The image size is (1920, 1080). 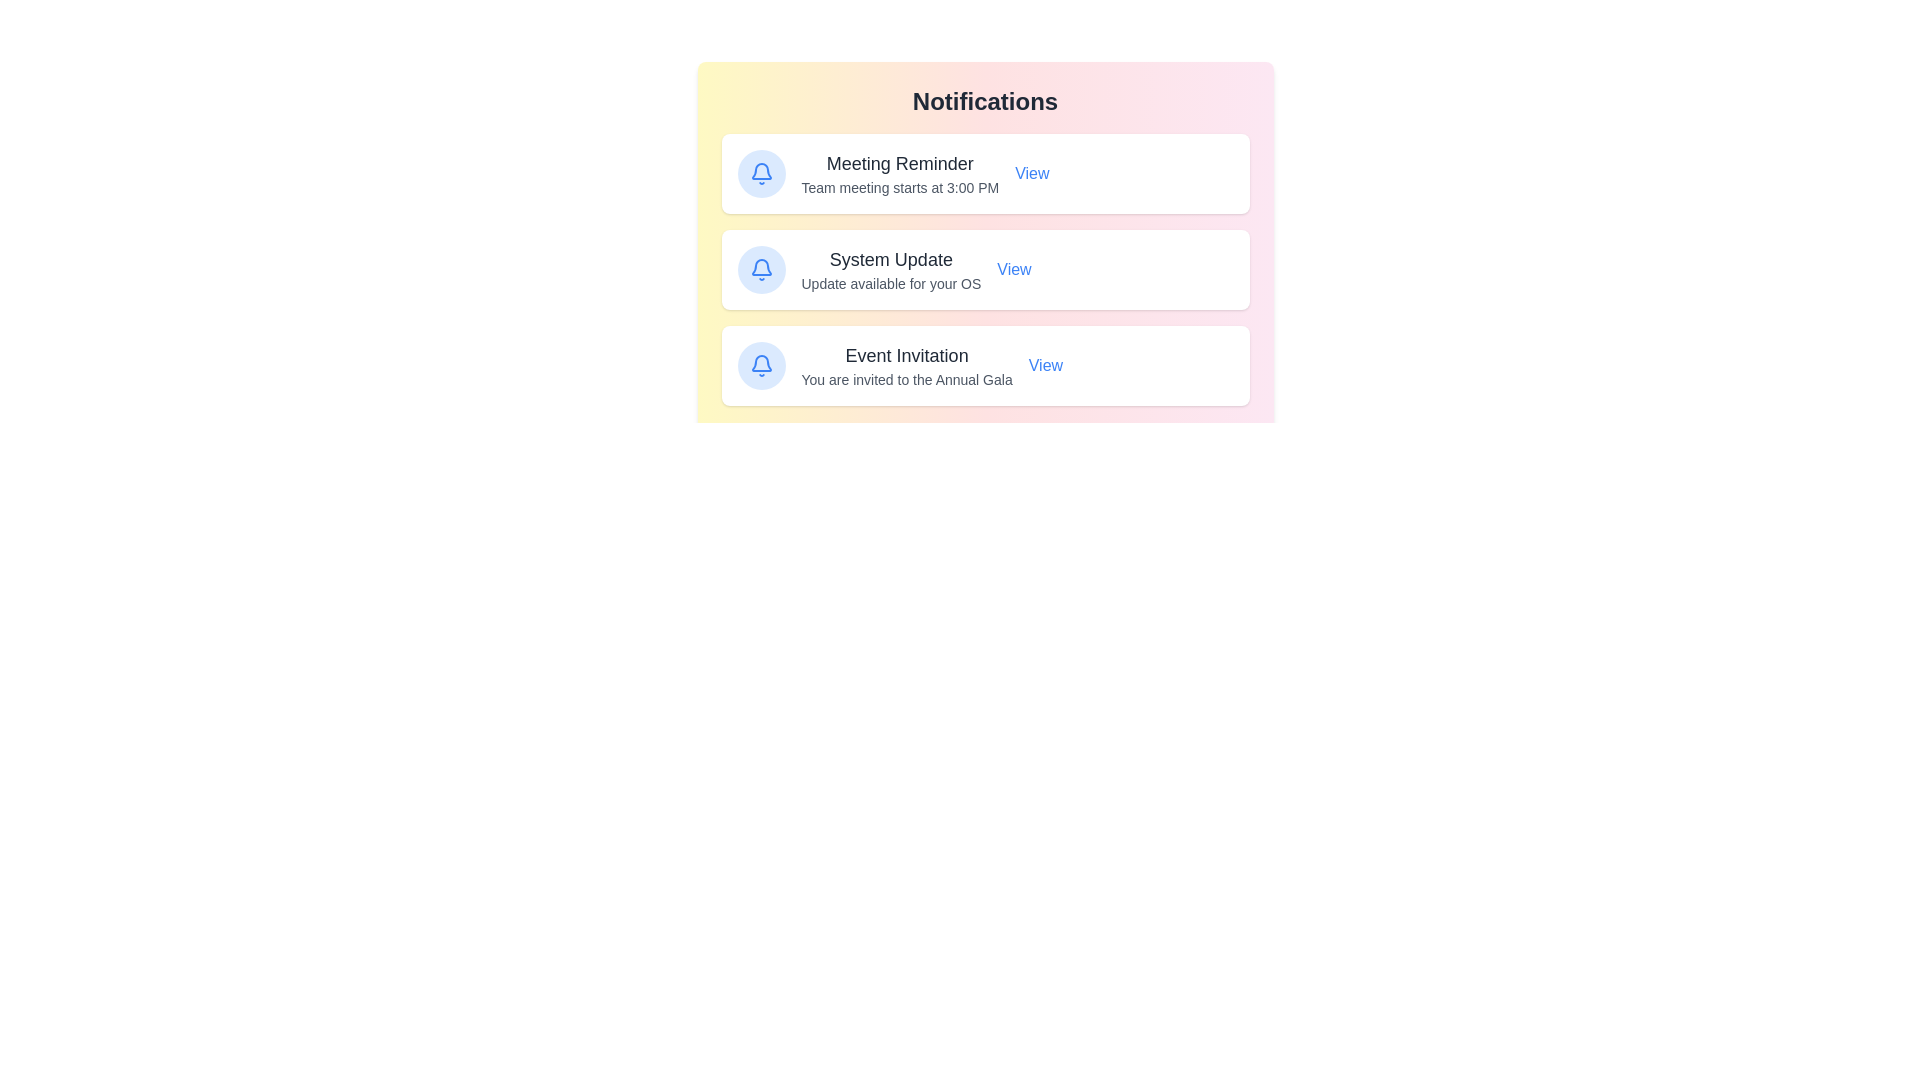 What do you see at coordinates (1044, 366) in the screenshot?
I see `the 'View' button for the notification titled 'Event Invitation'` at bounding box center [1044, 366].